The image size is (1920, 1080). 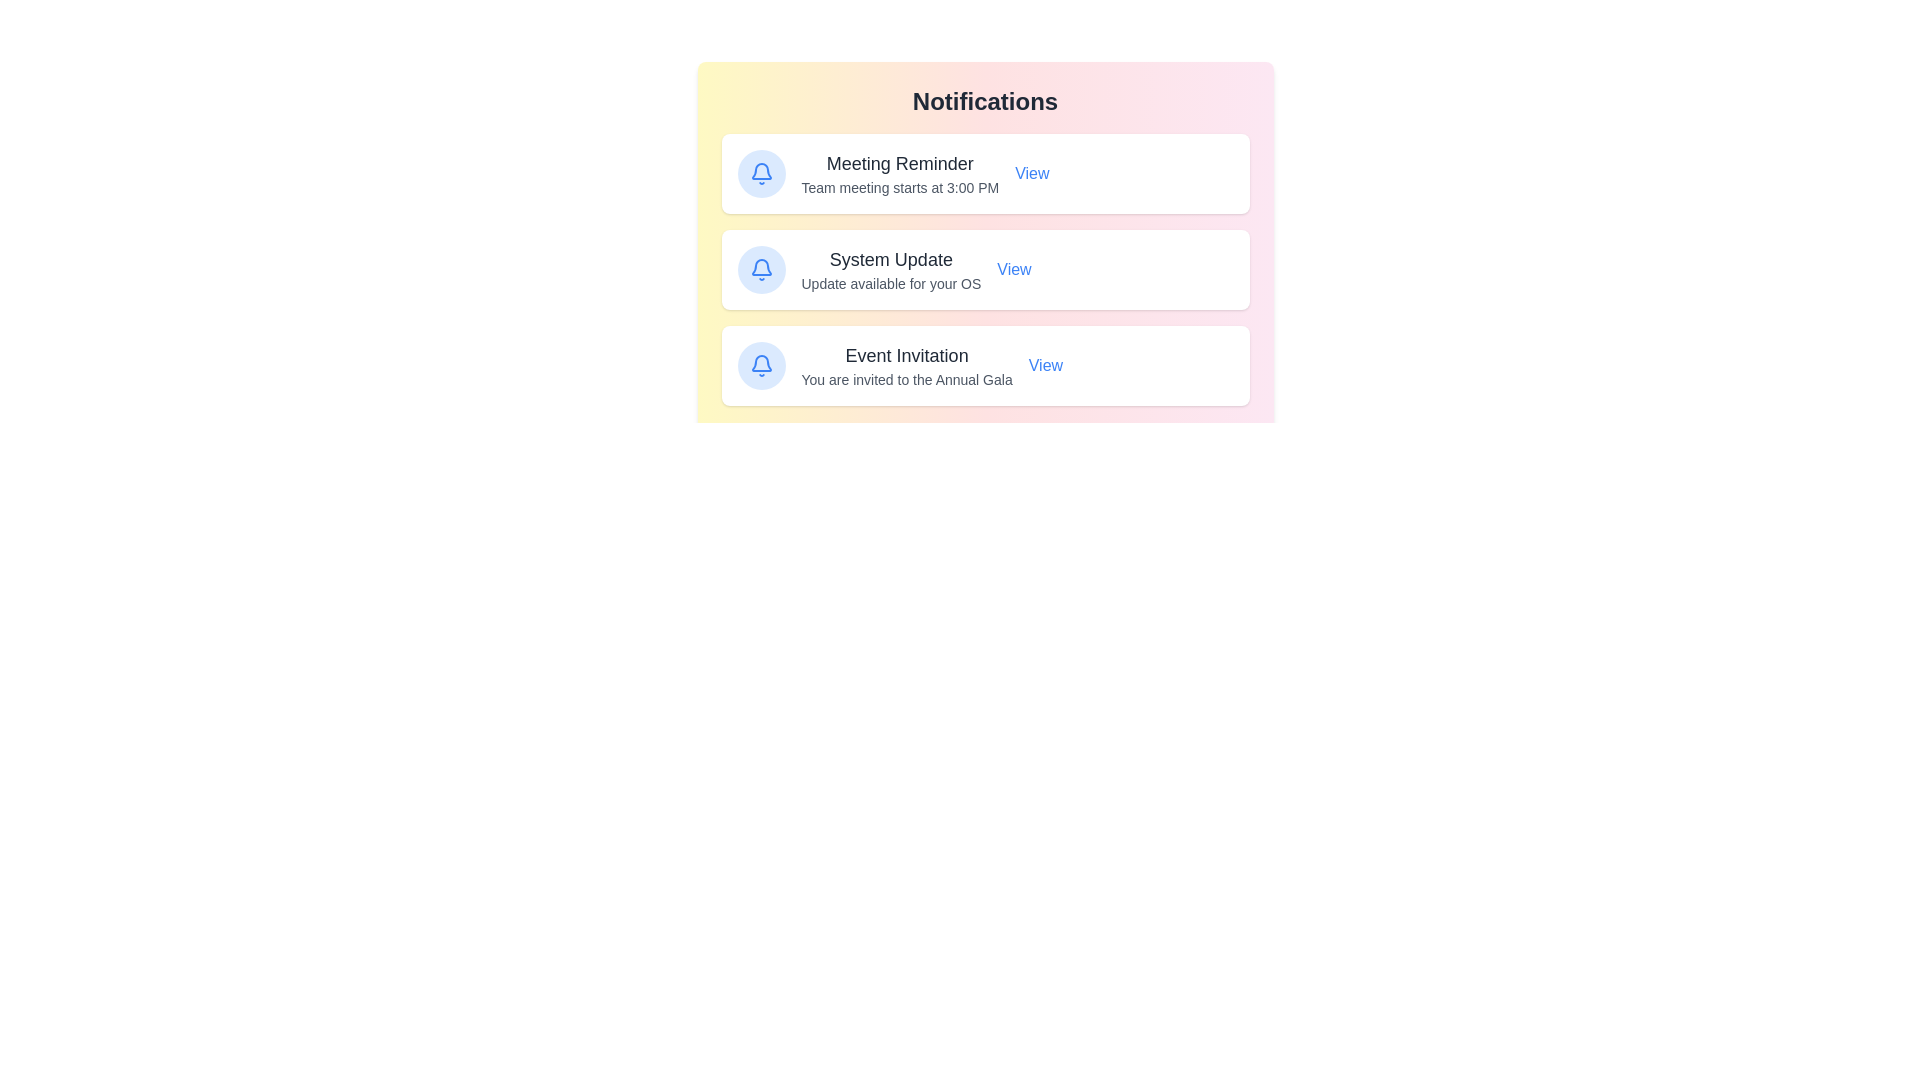 What do you see at coordinates (1044, 366) in the screenshot?
I see `the 'View' button for the notification titled 'Event Invitation'` at bounding box center [1044, 366].